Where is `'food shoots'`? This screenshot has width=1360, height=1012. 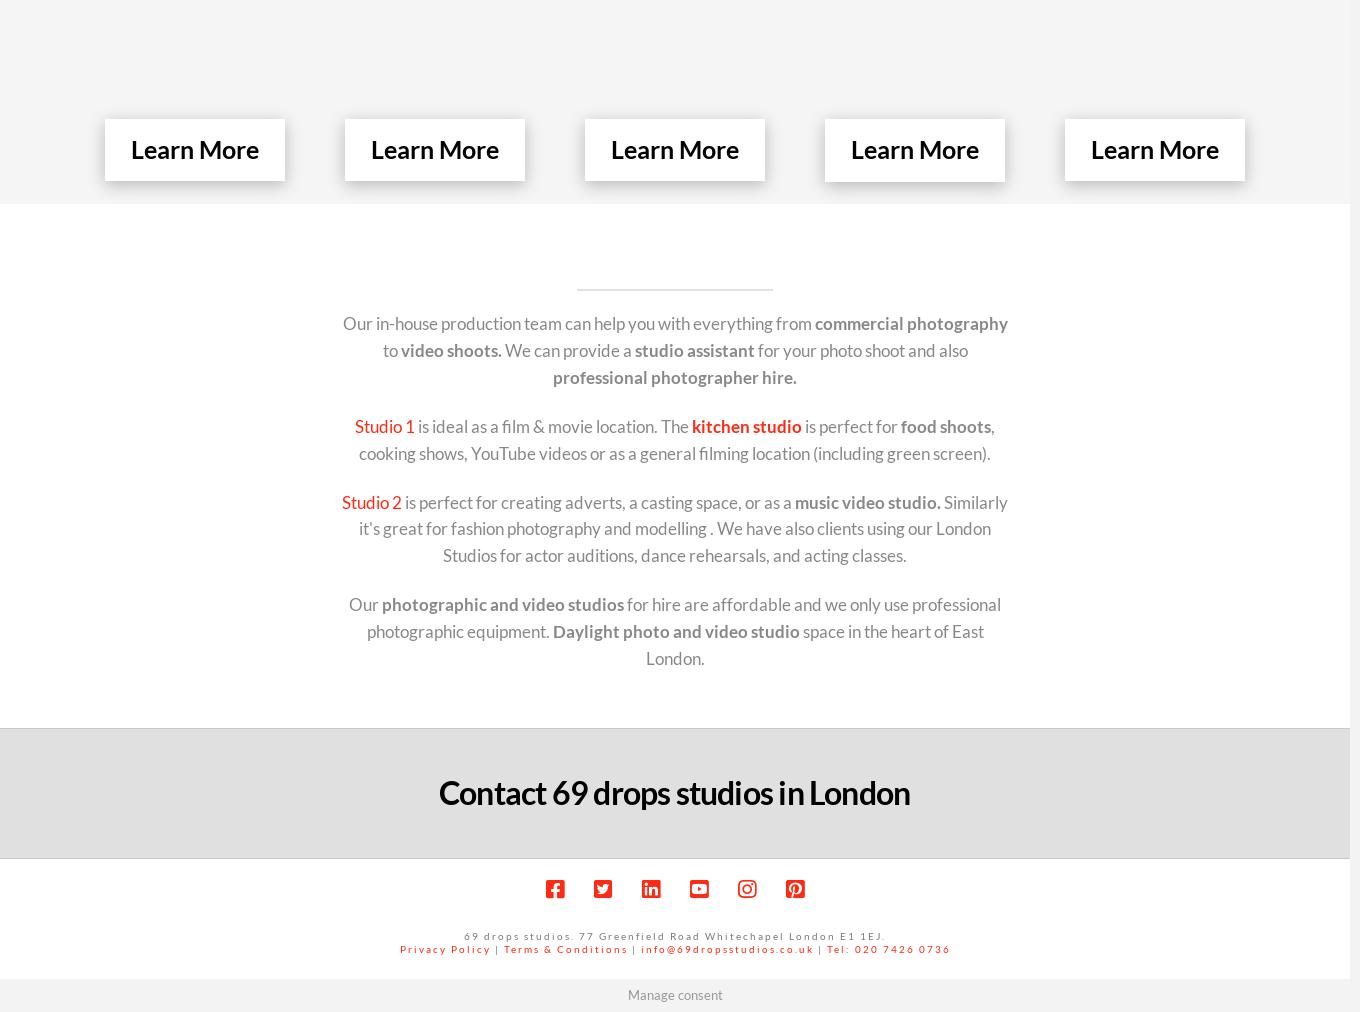 'food shoots' is located at coordinates (946, 425).